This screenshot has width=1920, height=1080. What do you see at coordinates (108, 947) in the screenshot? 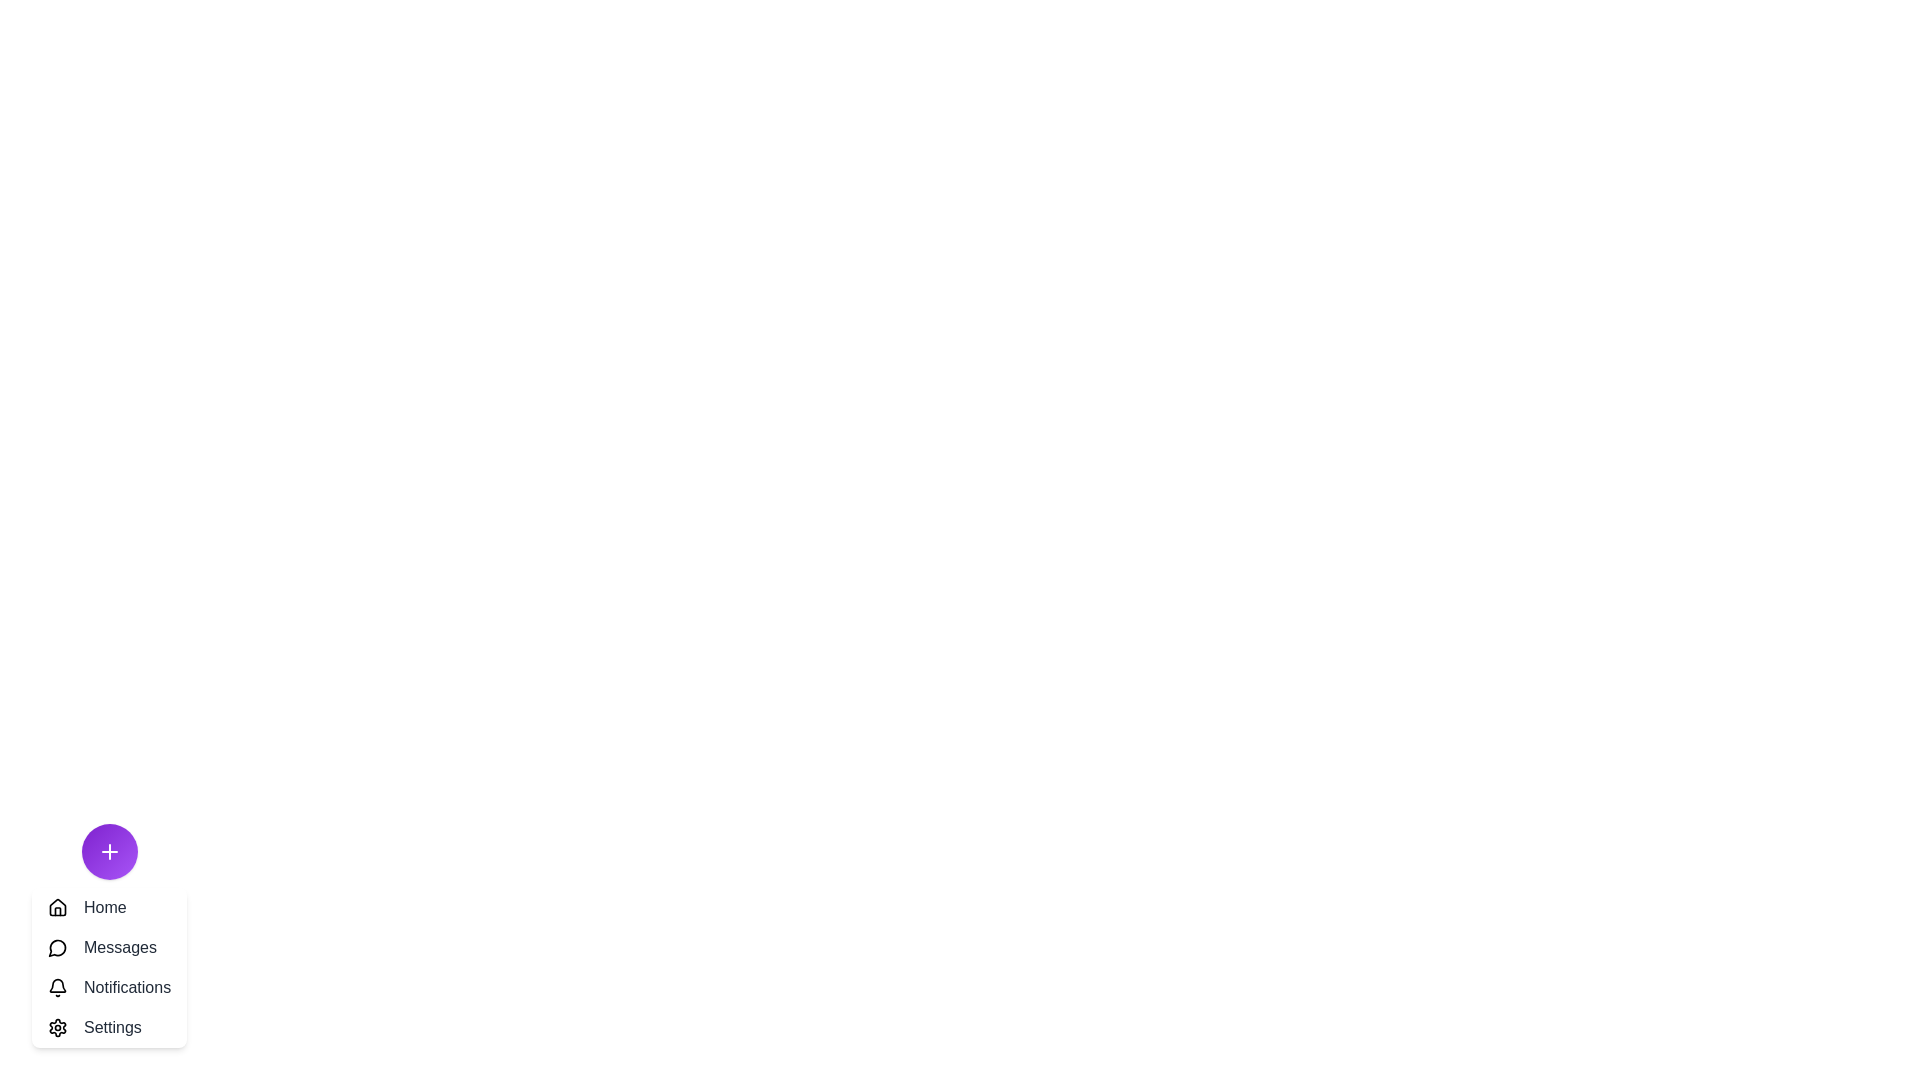
I see `the 'Messages' button to select it` at bounding box center [108, 947].